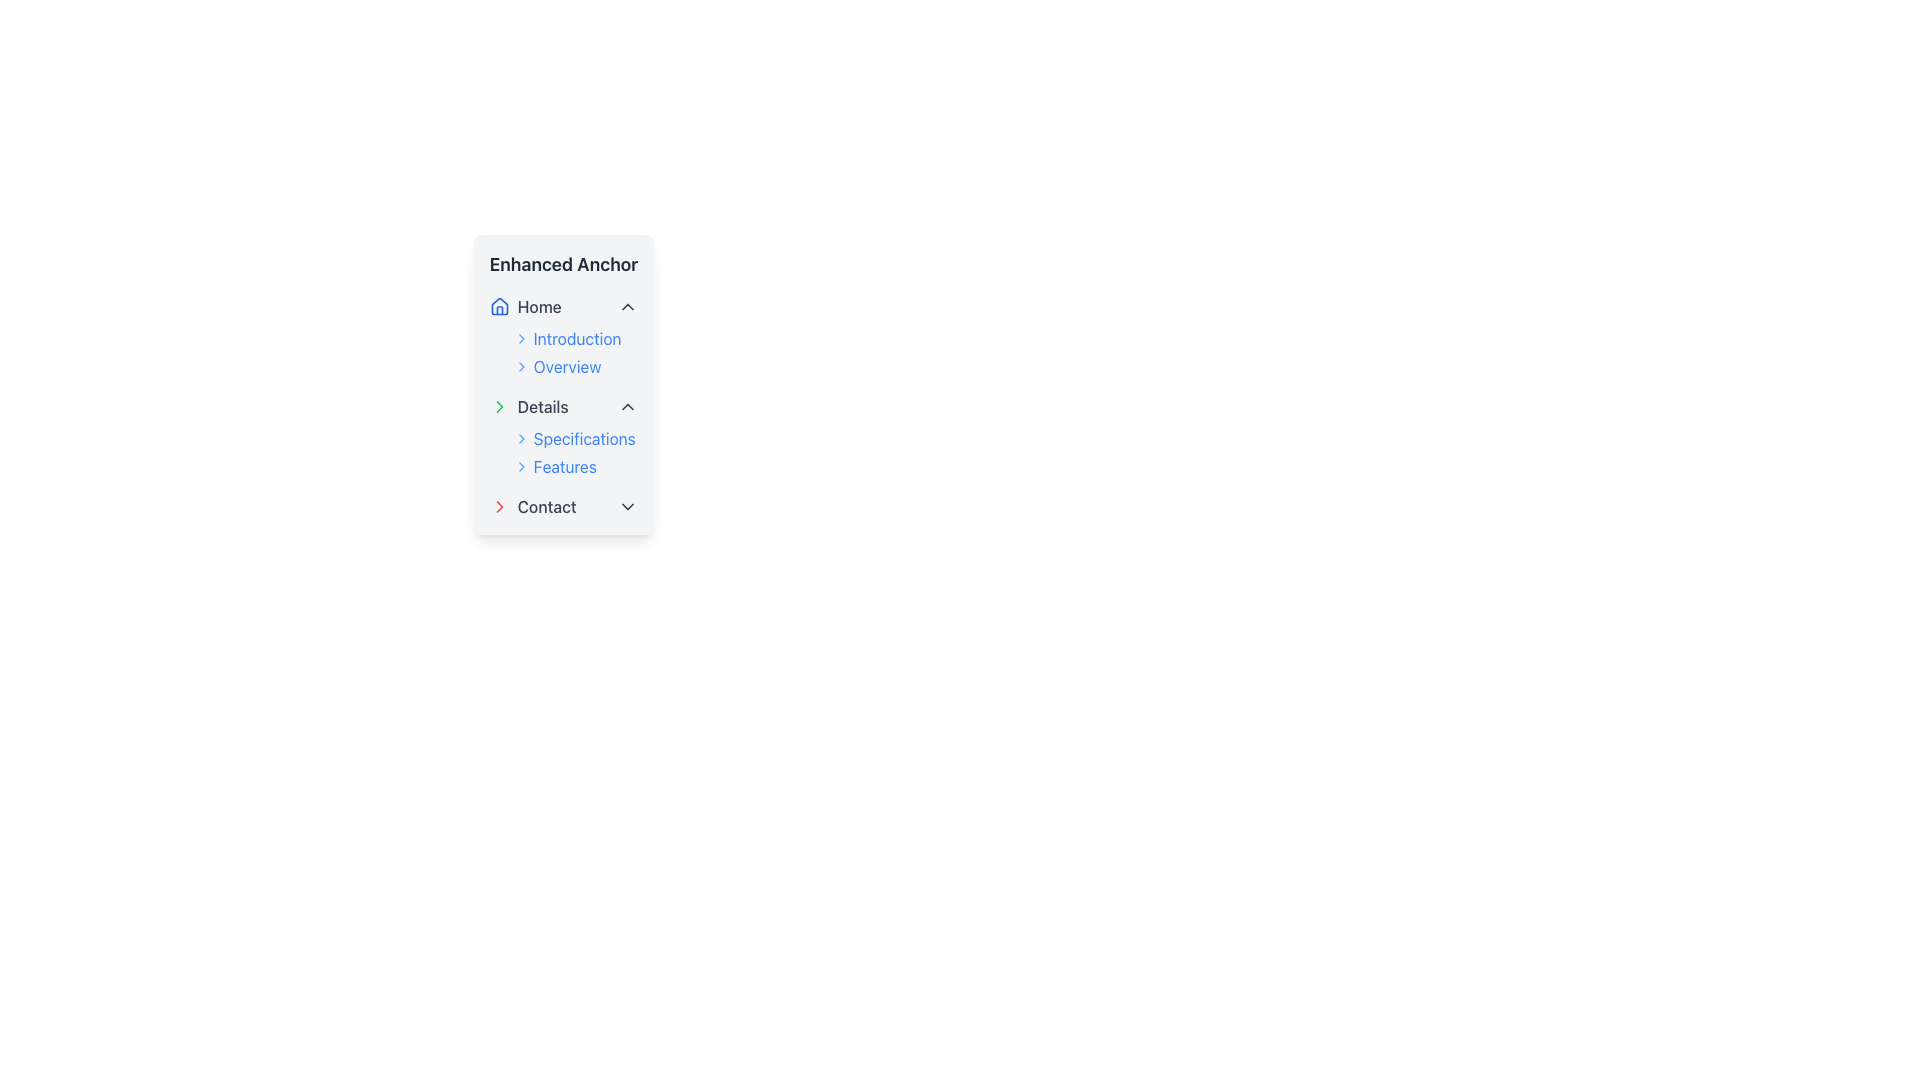  Describe the element at coordinates (575, 466) in the screenshot. I see `the interactive link labeled 'Features' which is displayed in blue font and has a right-pointing chevron icon, located within the vertical list under 'Details'` at that location.